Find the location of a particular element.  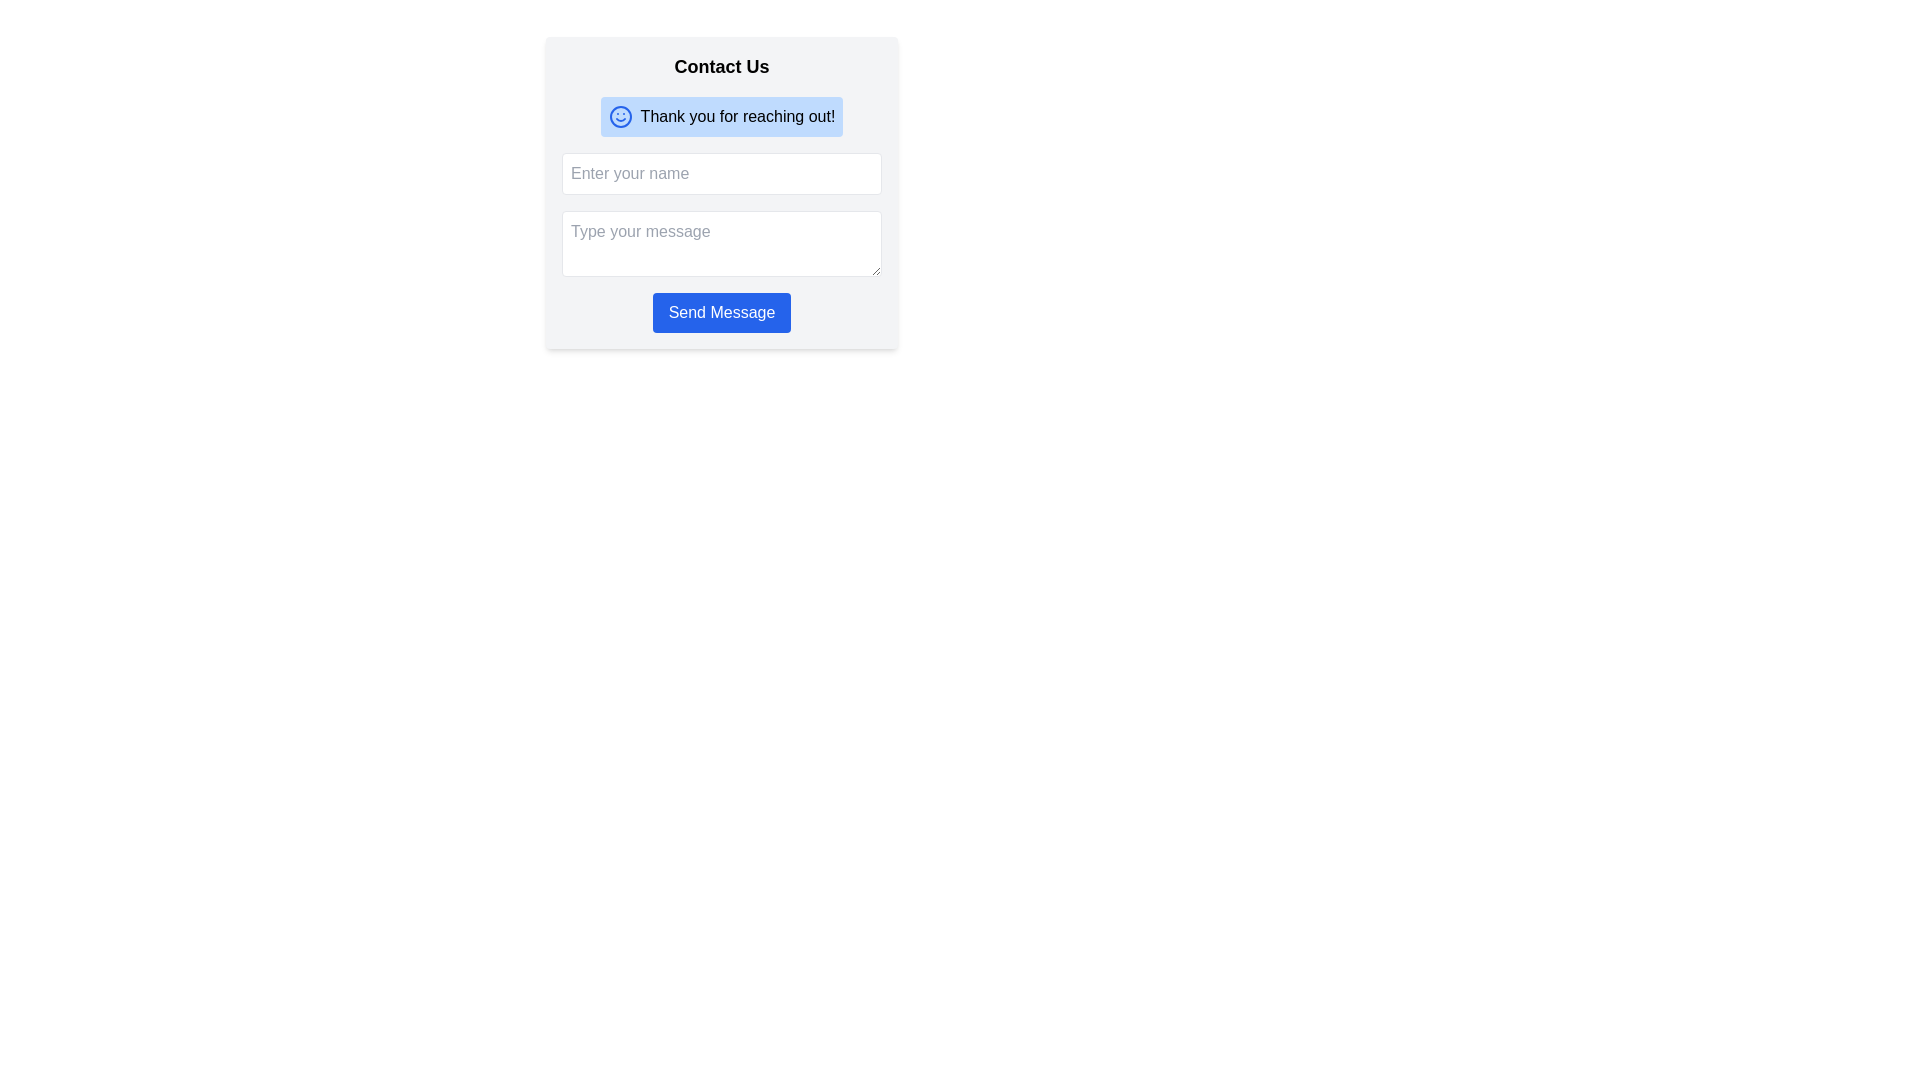

the header text label of the contact form, which is located at the top of a rounded, shadowed card with a light gray background is located at coordinates (720, 65).